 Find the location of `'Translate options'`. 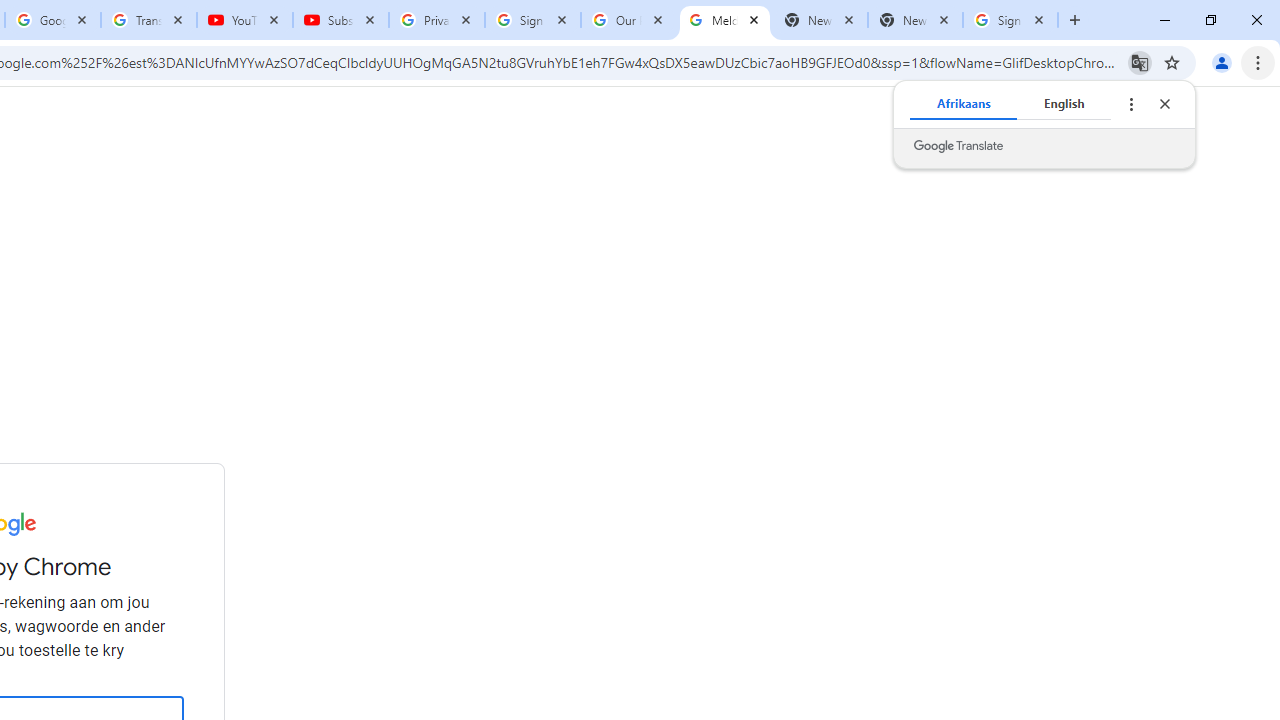

'Translate options' is located at coordinates (1130, 104).